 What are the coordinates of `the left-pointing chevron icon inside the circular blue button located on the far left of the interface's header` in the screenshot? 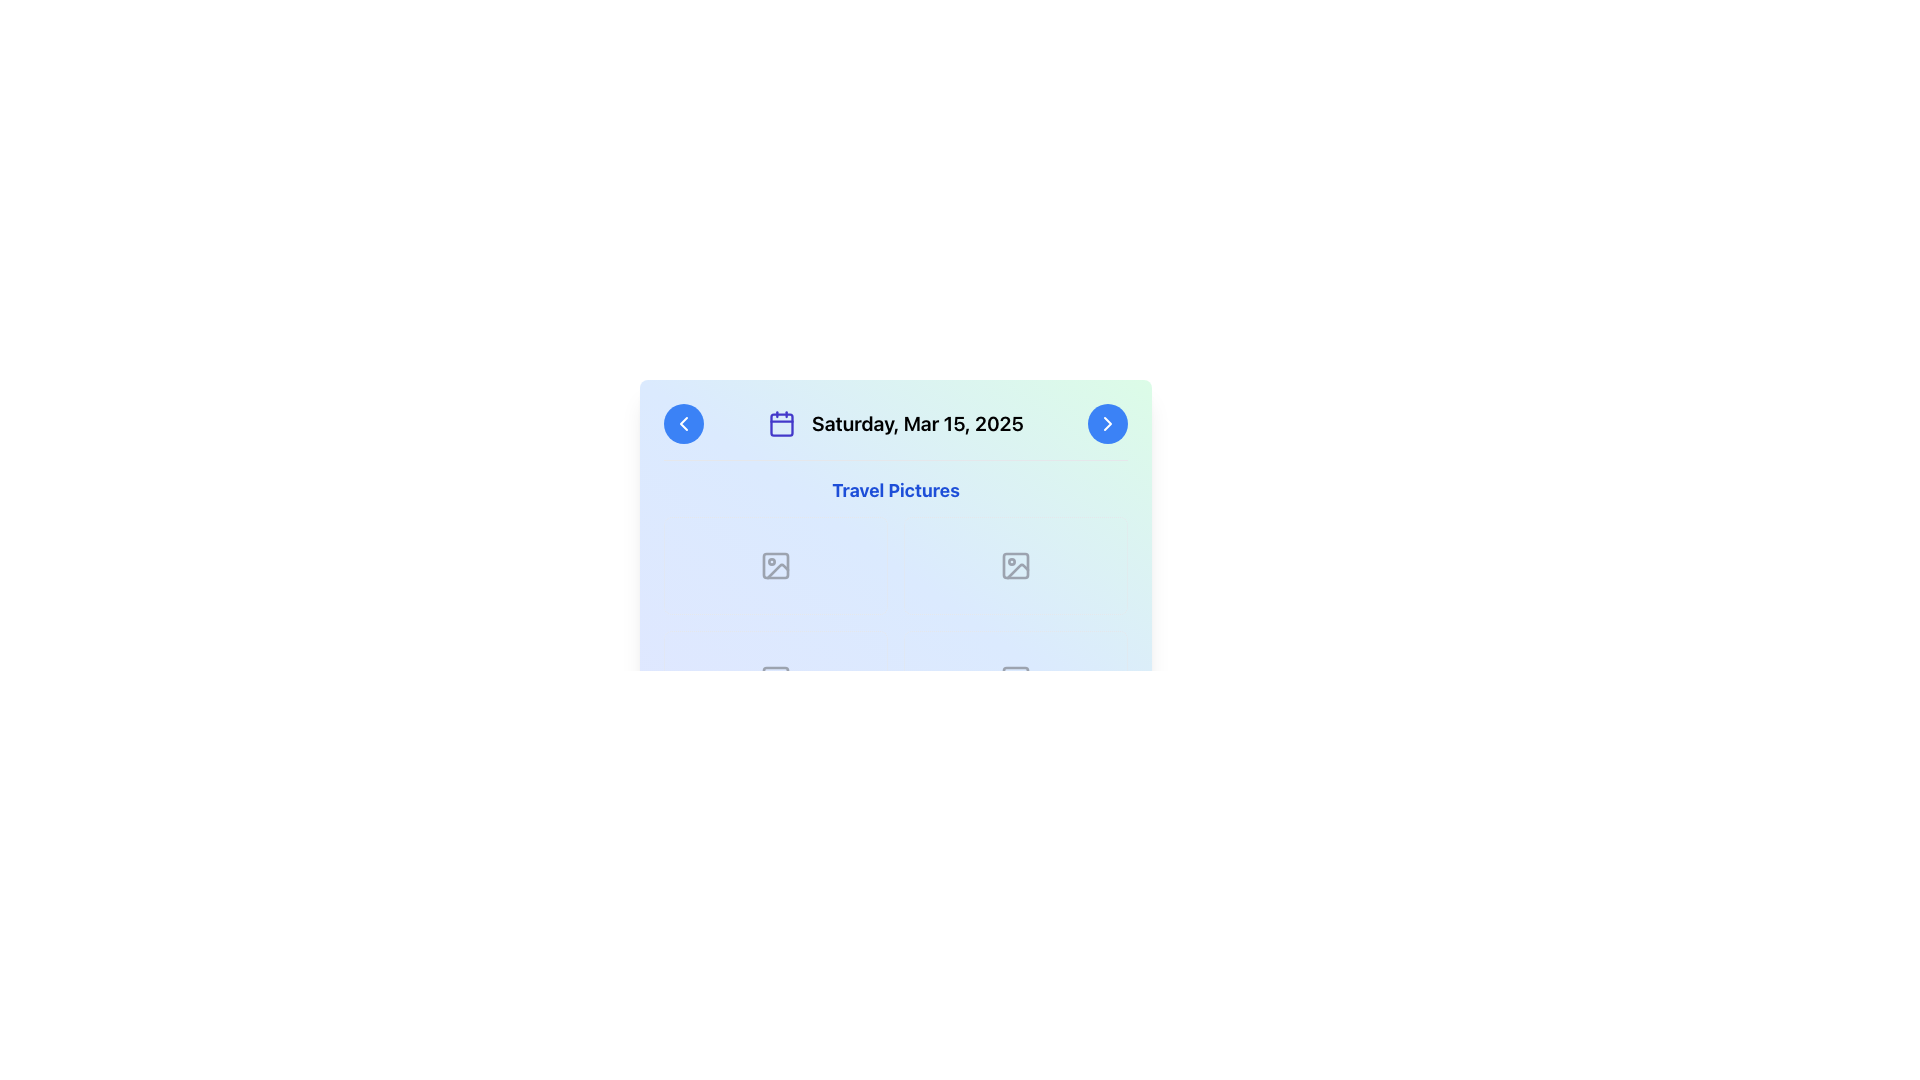 It's located at (684, 423).